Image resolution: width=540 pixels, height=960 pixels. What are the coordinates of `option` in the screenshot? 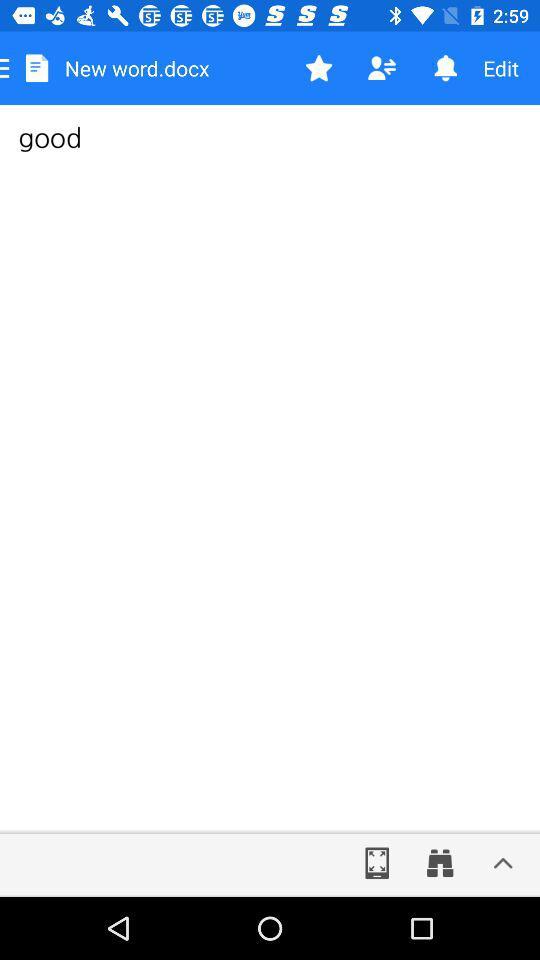 It's located at (319, 68).